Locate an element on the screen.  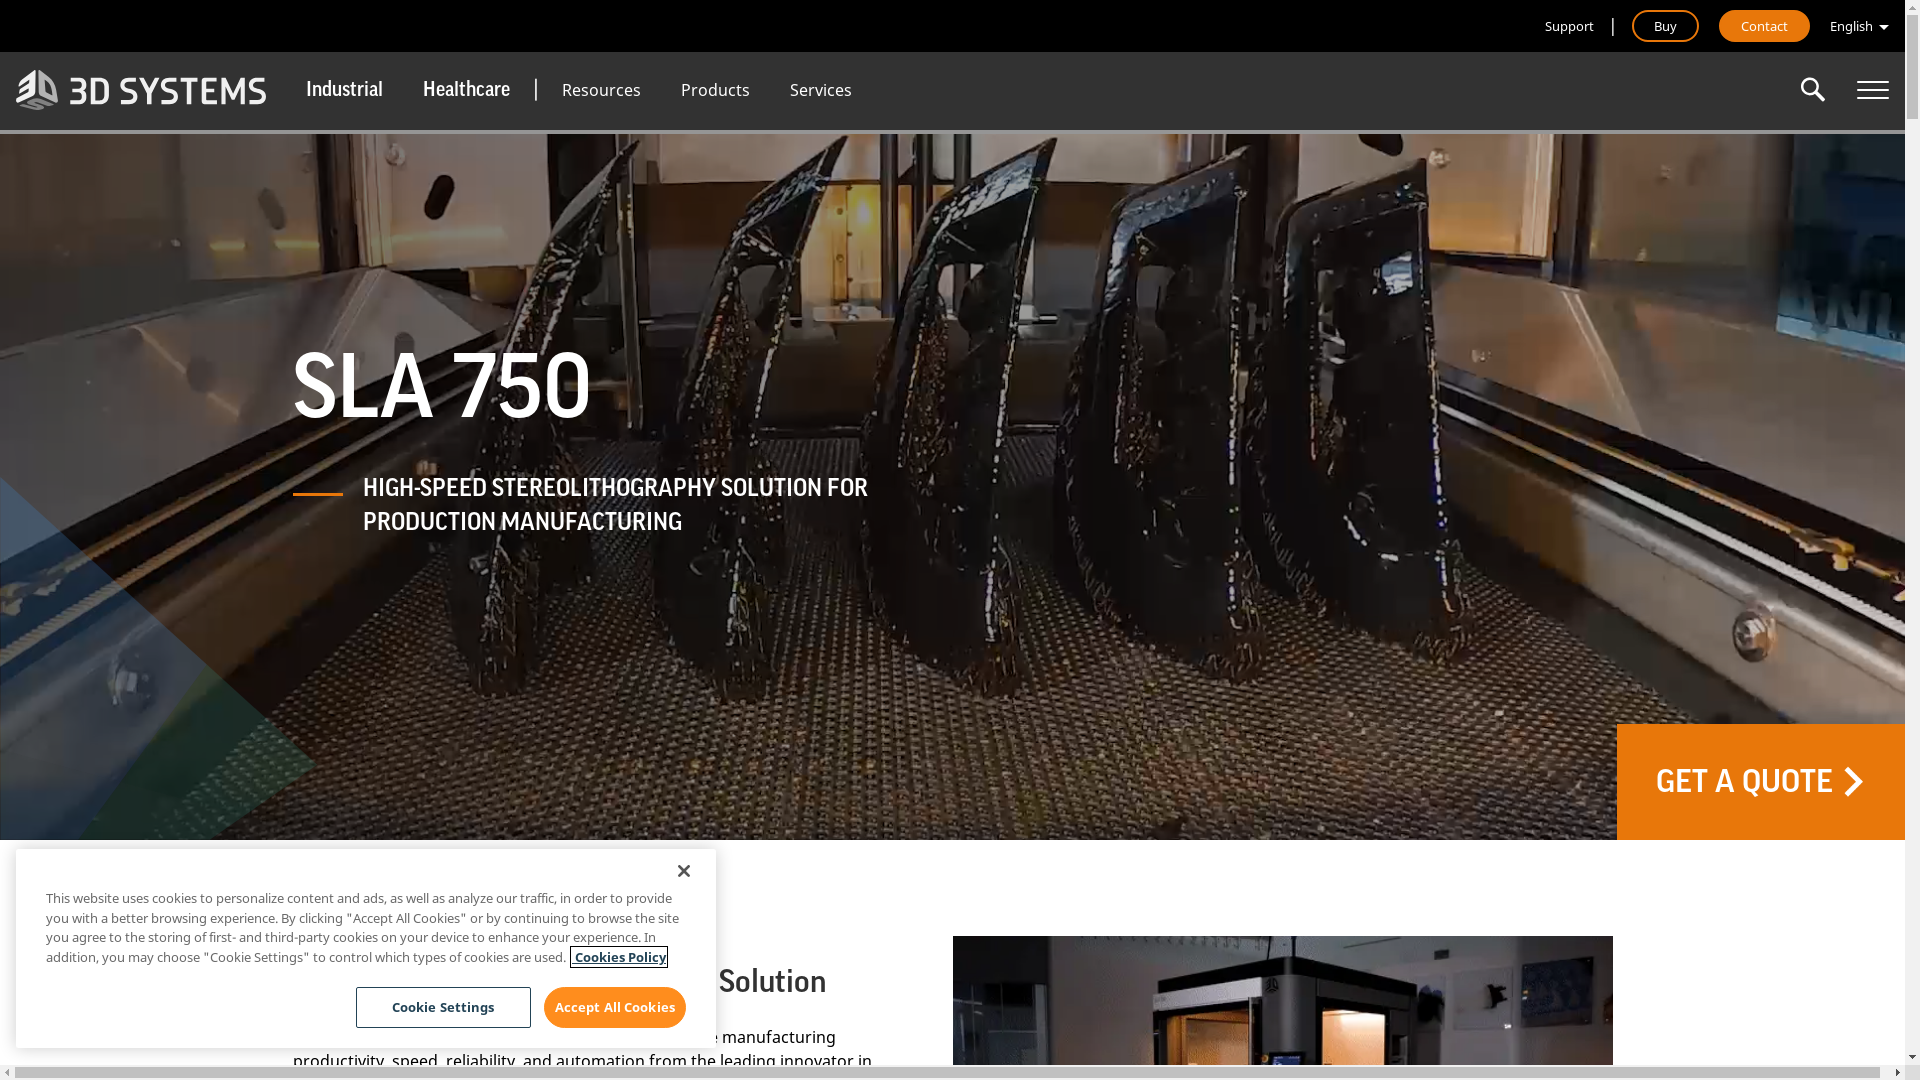
'Cookies Policy' is located at coordinates (618, 955).